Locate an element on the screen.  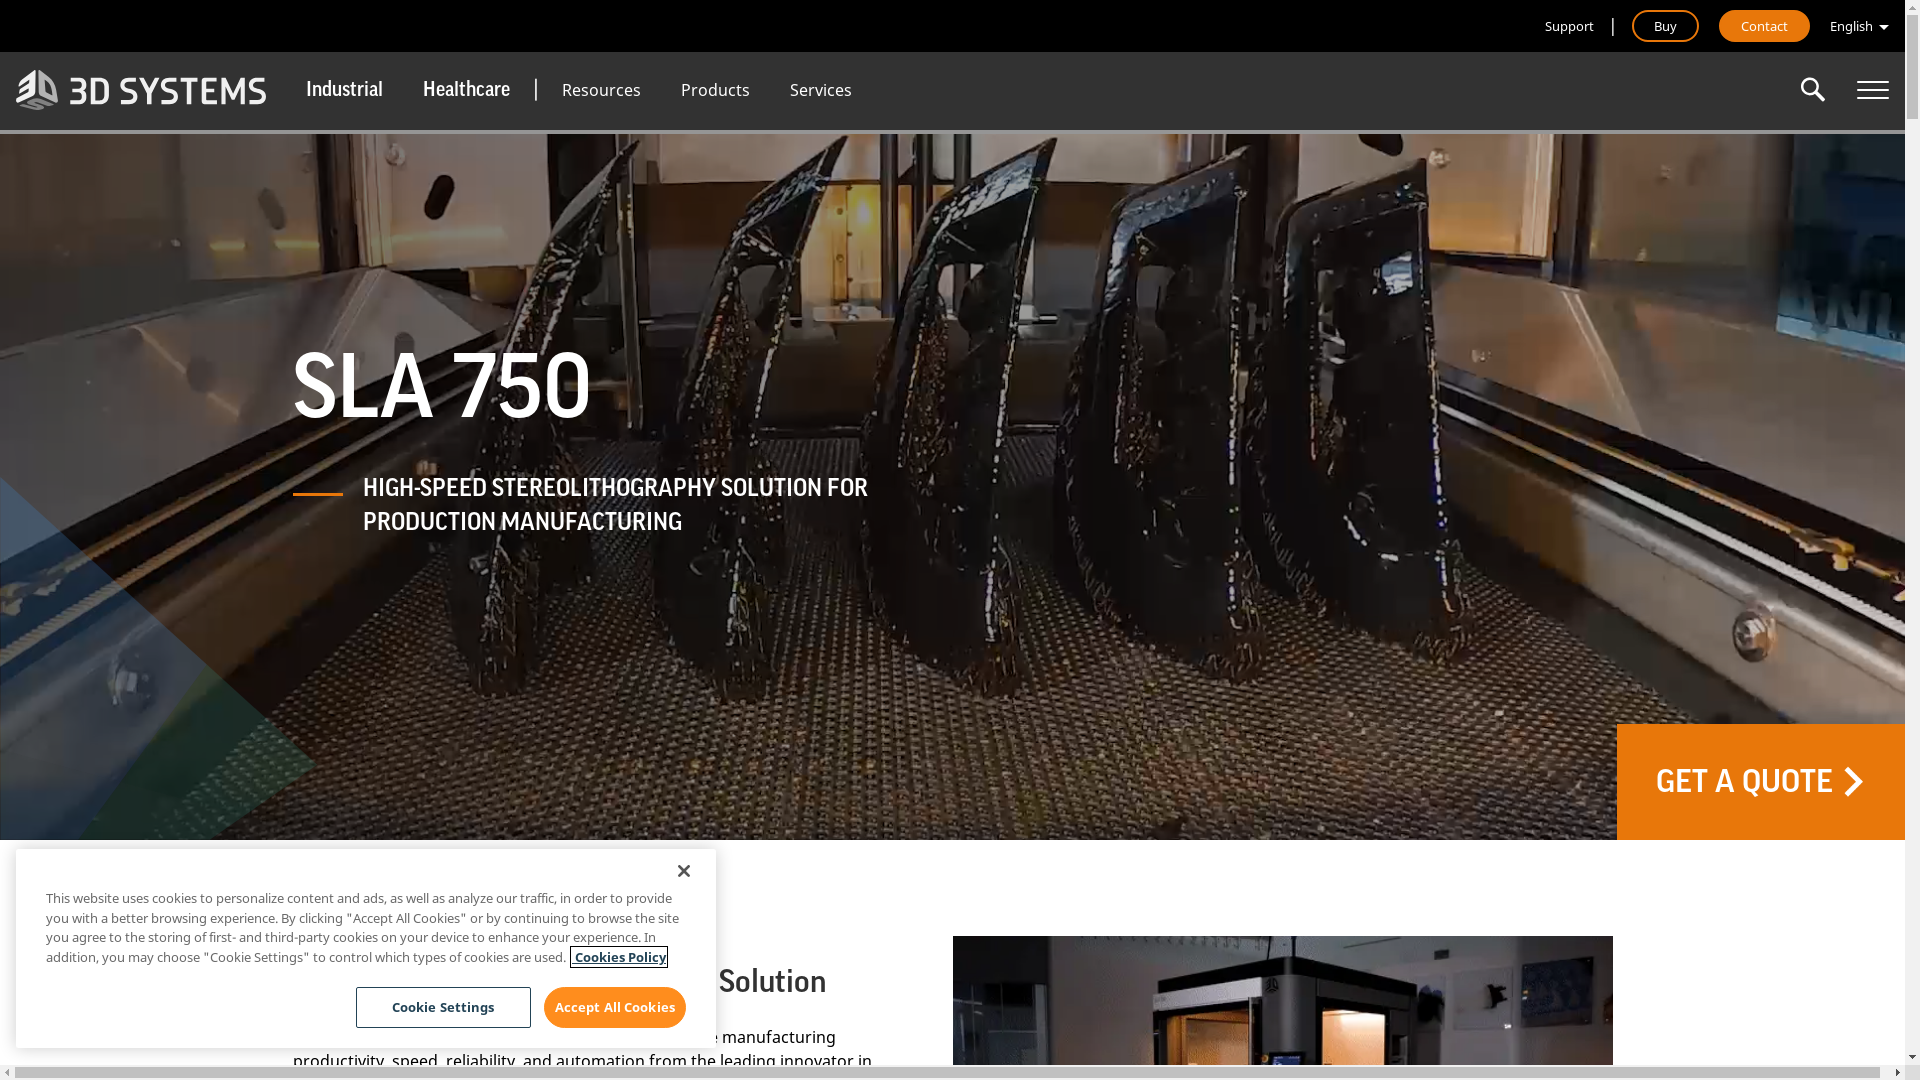
'Cookies Policy' is located at coordinates (618, 955).